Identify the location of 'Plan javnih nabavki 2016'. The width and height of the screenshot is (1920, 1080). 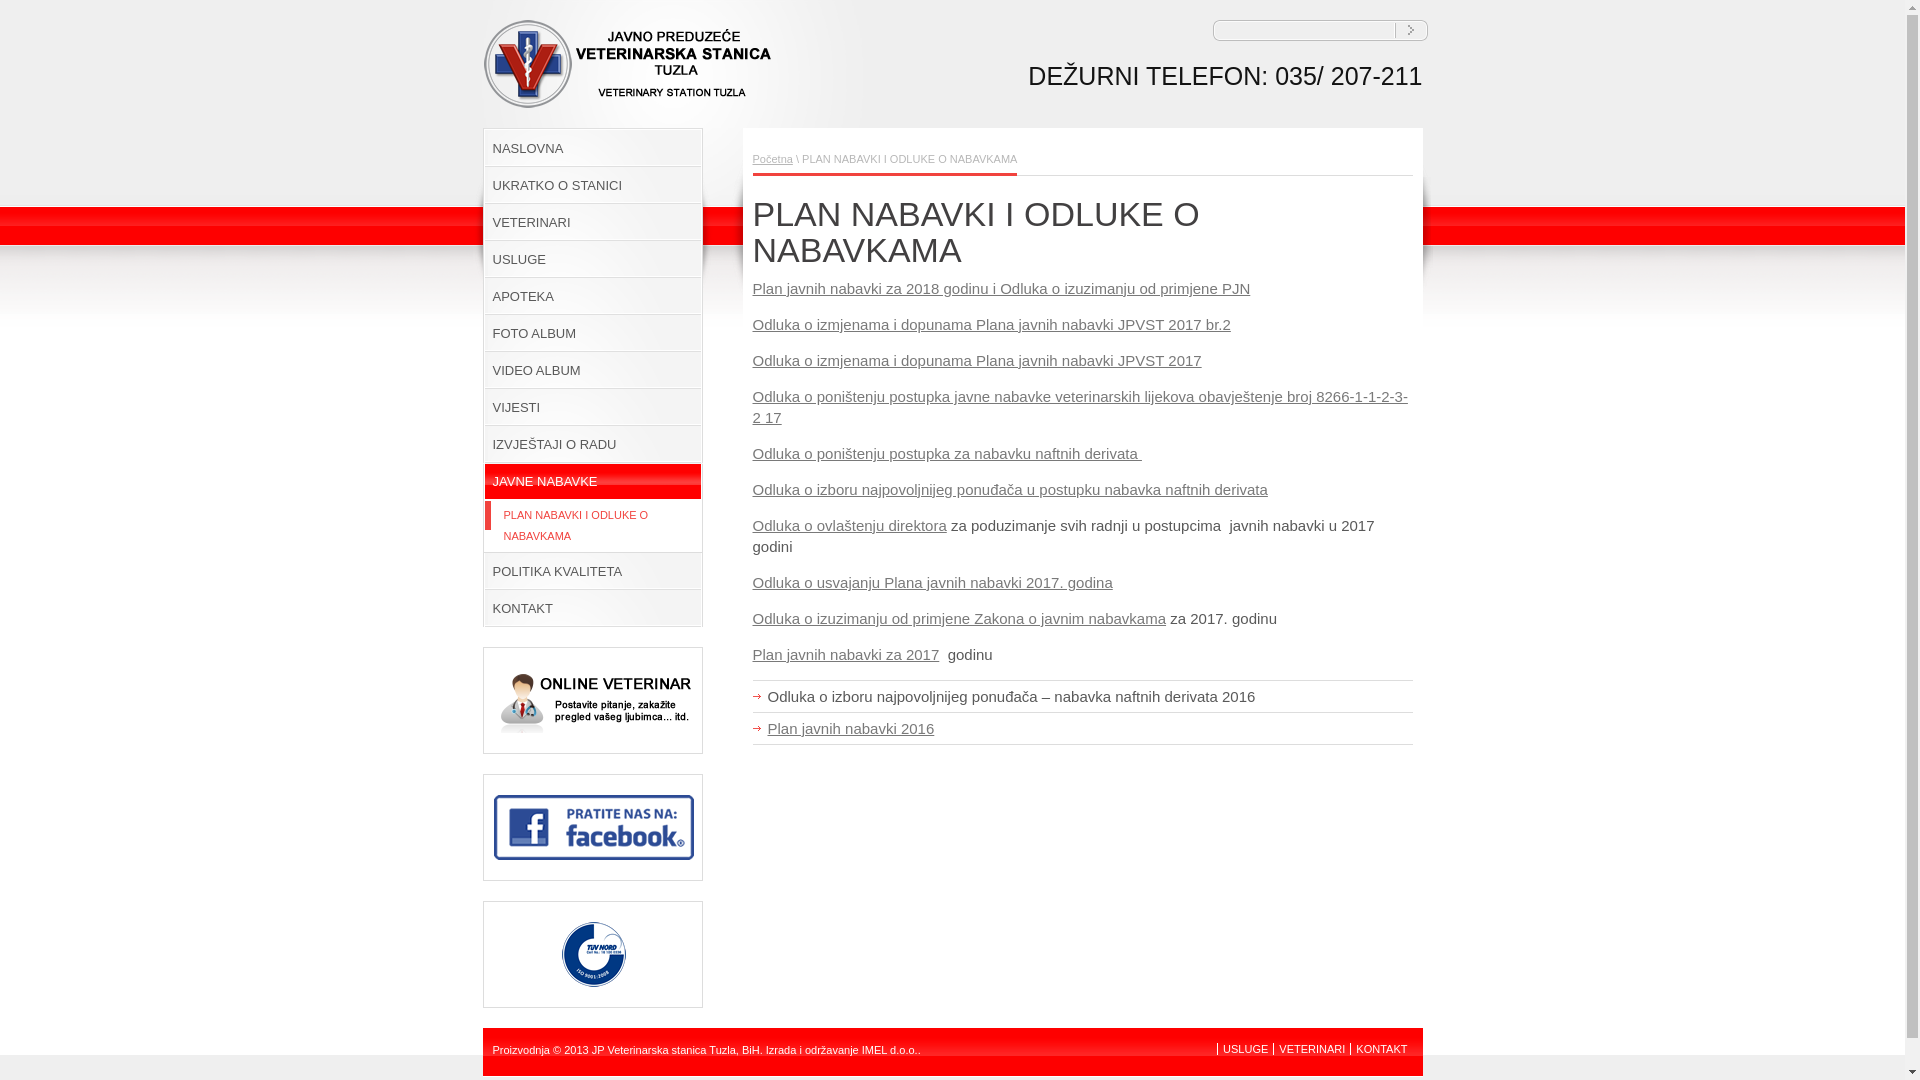
(851, 728).